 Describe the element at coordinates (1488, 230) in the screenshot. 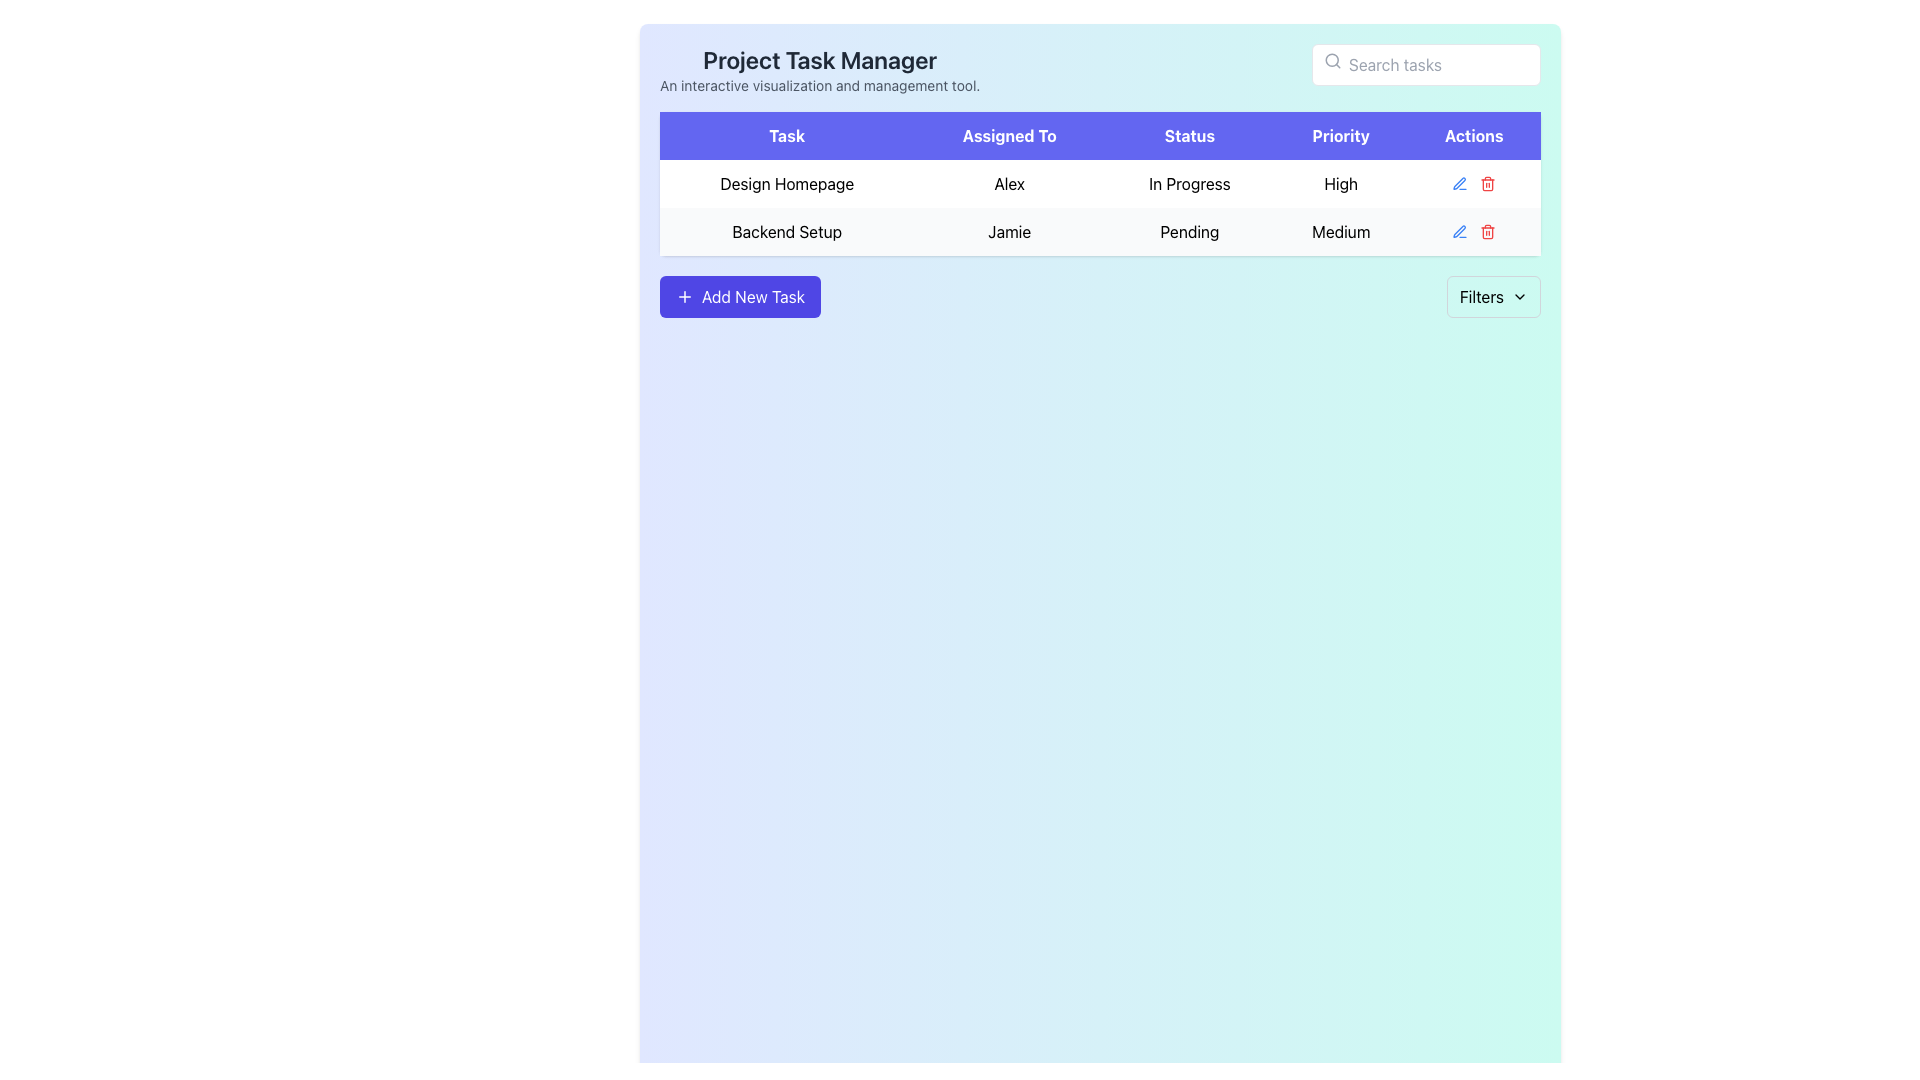

I see `the delete button located in the Actions column of the second row of the task management table for the 'Back-end Setup' task` at that location.